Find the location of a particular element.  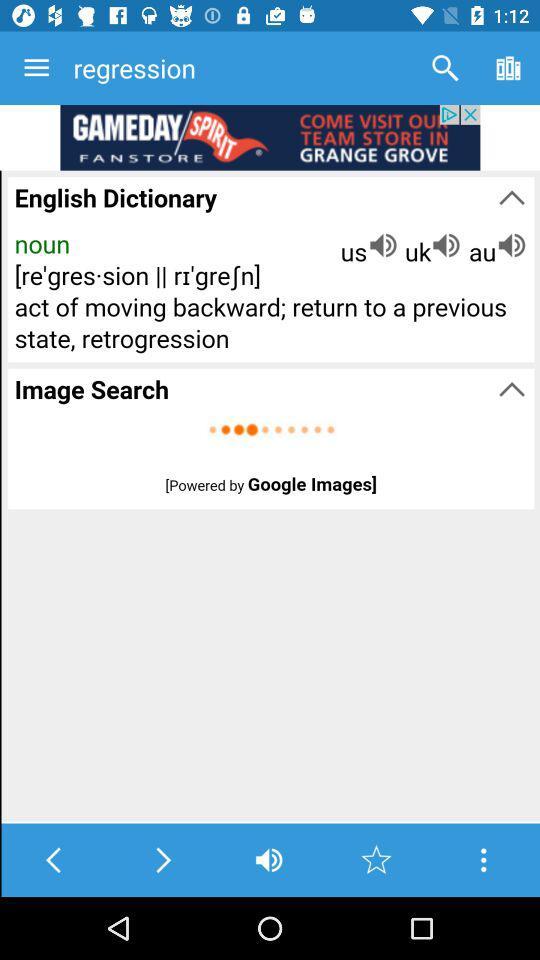

word is located at coordinates (376, 859).